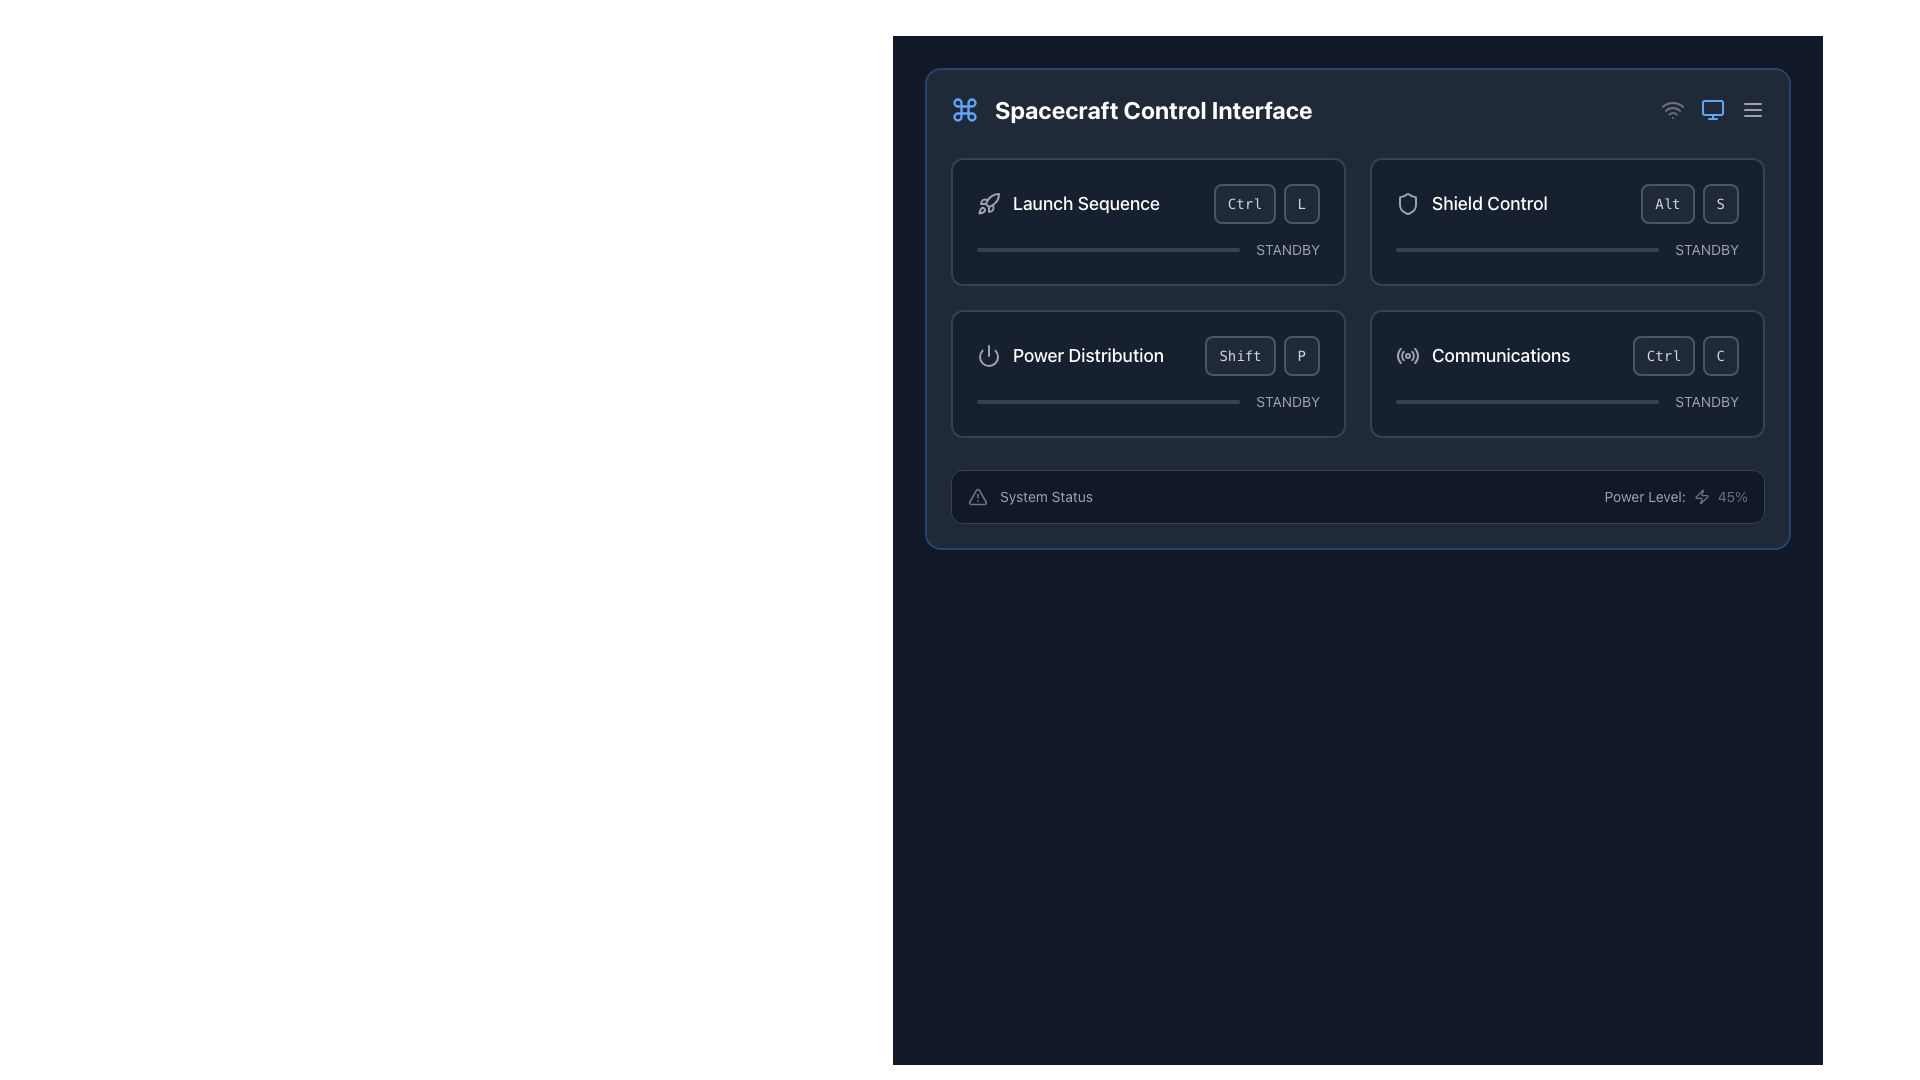  Describe the element at coordinates (1153, 110) in the screenshot. I see `the static text reading 'Spacecraft Control Interface', which is prominently displayed in white bold text on a dark background near the top center of the interface` at that location.